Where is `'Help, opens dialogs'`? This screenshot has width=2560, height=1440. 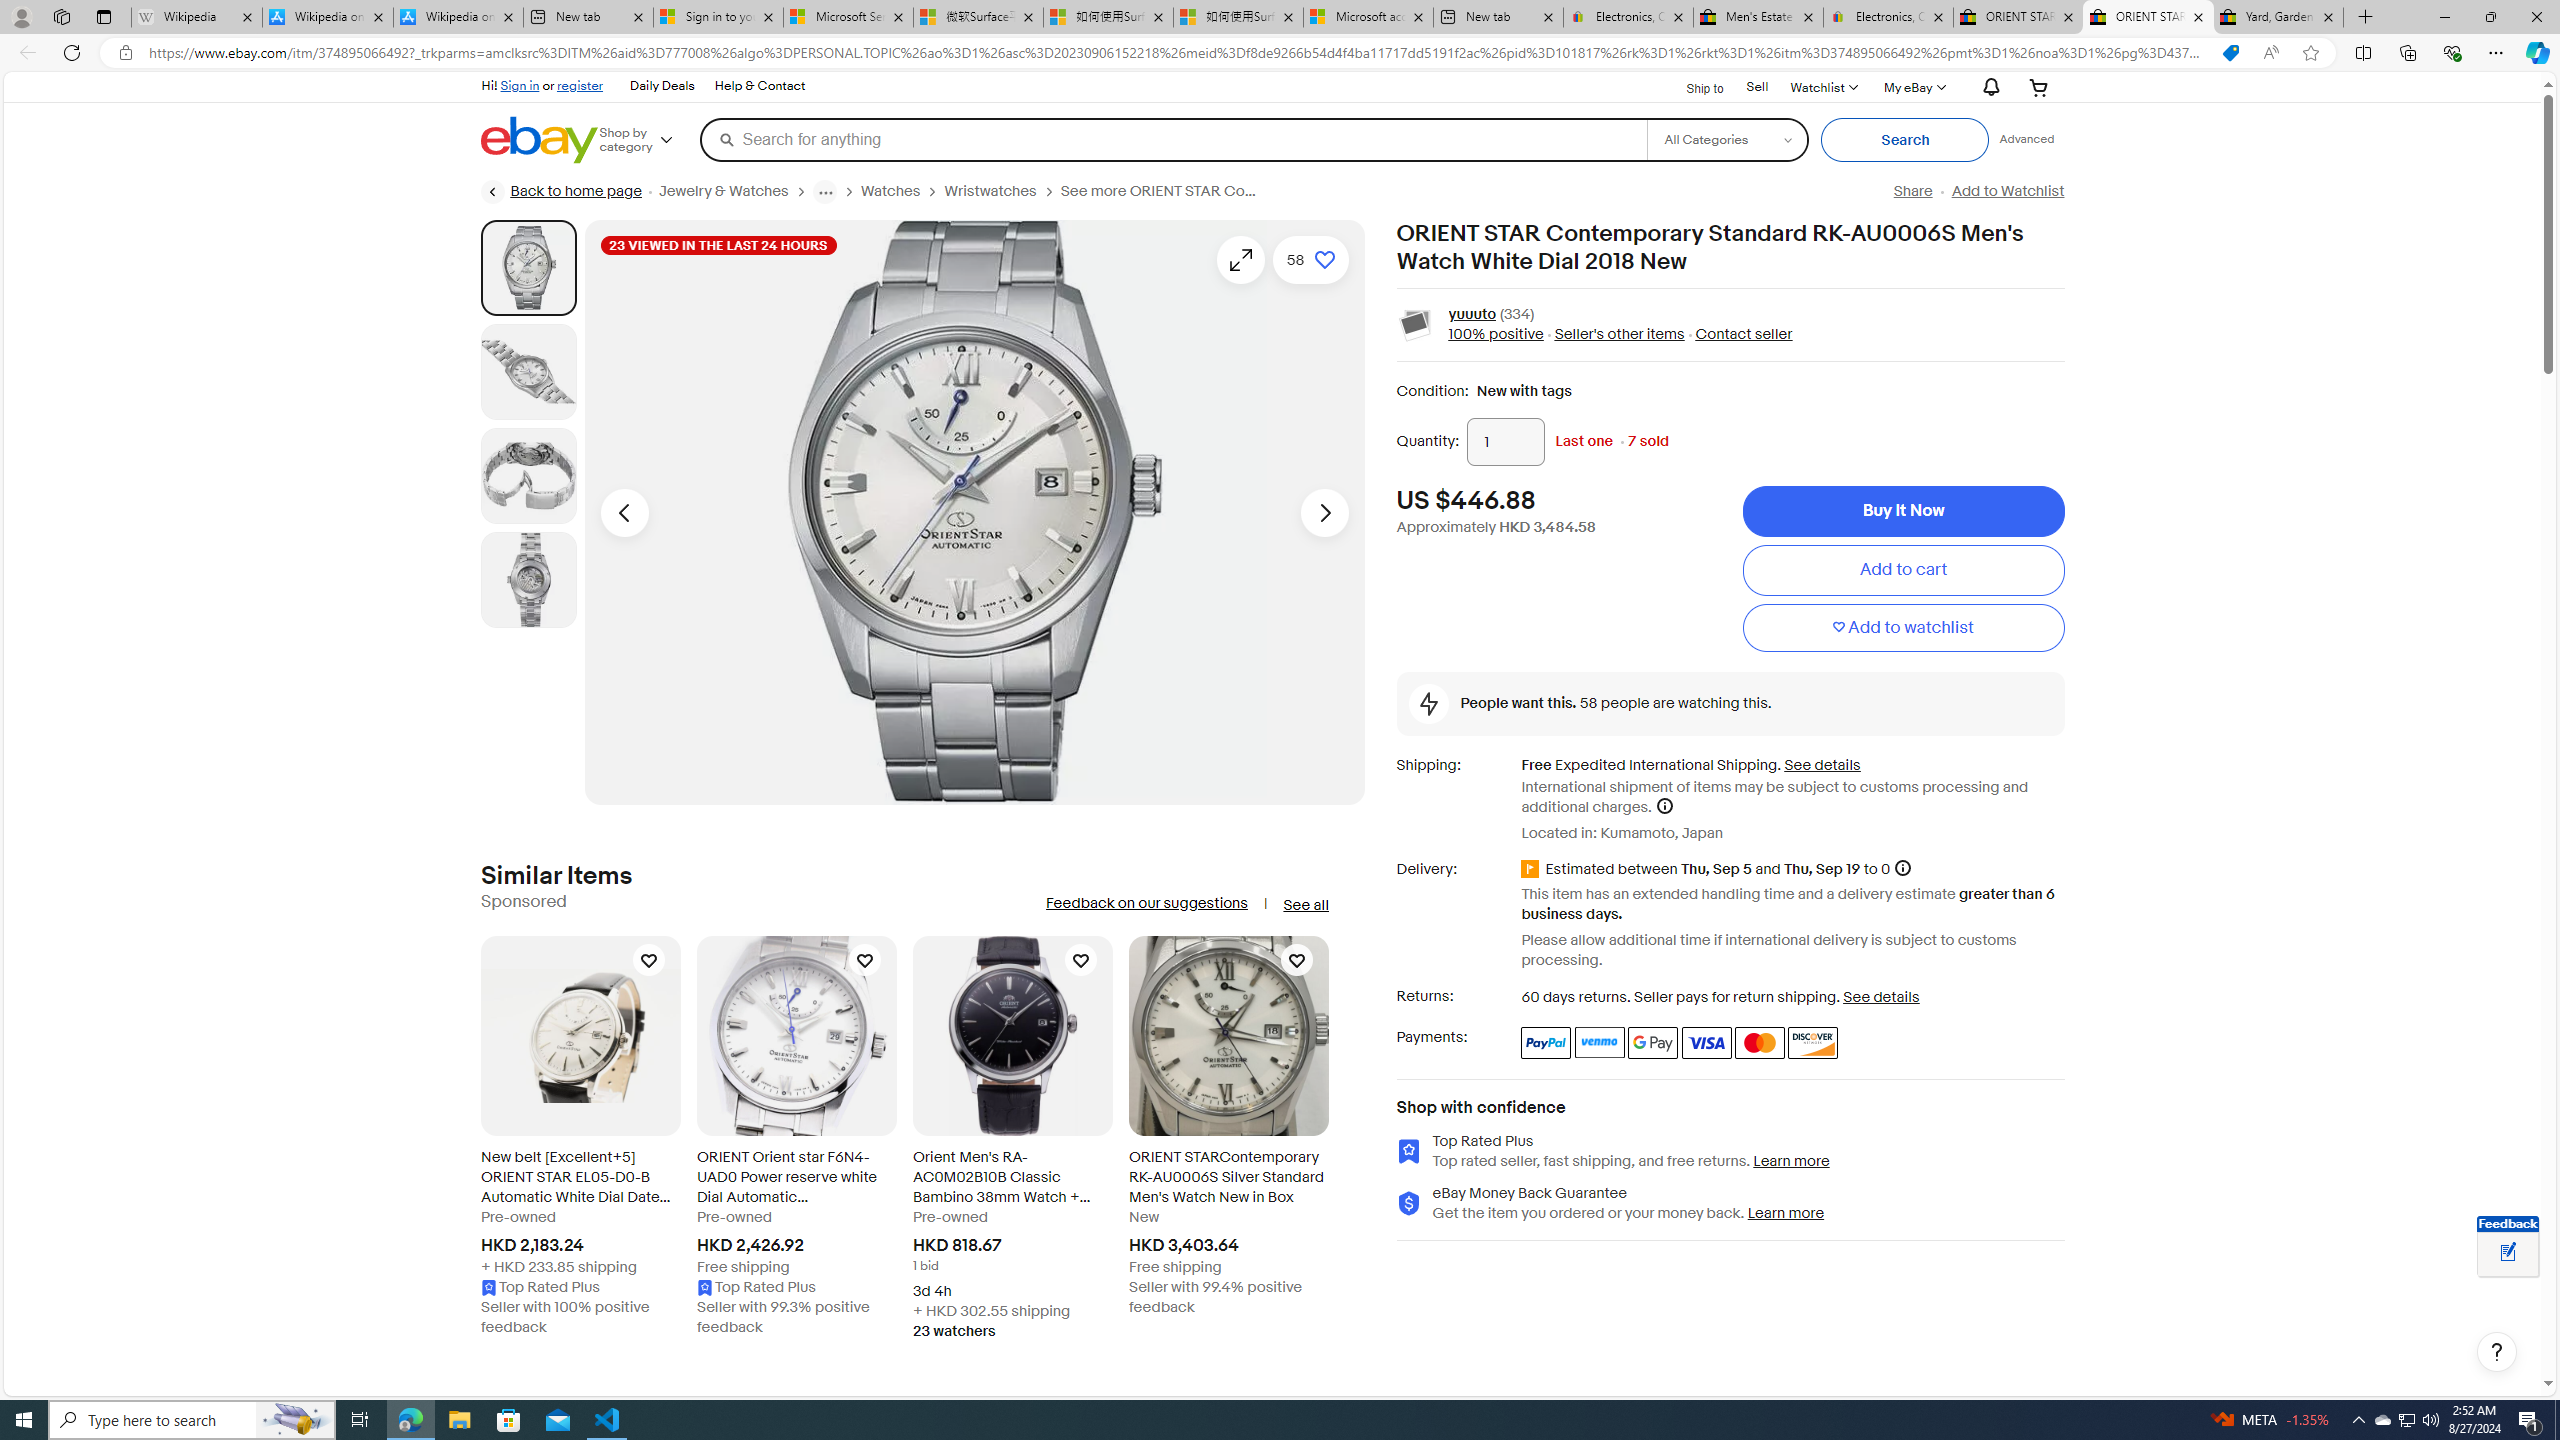 'Help, opens dialogs' is located at coordinates (2496, 1351).